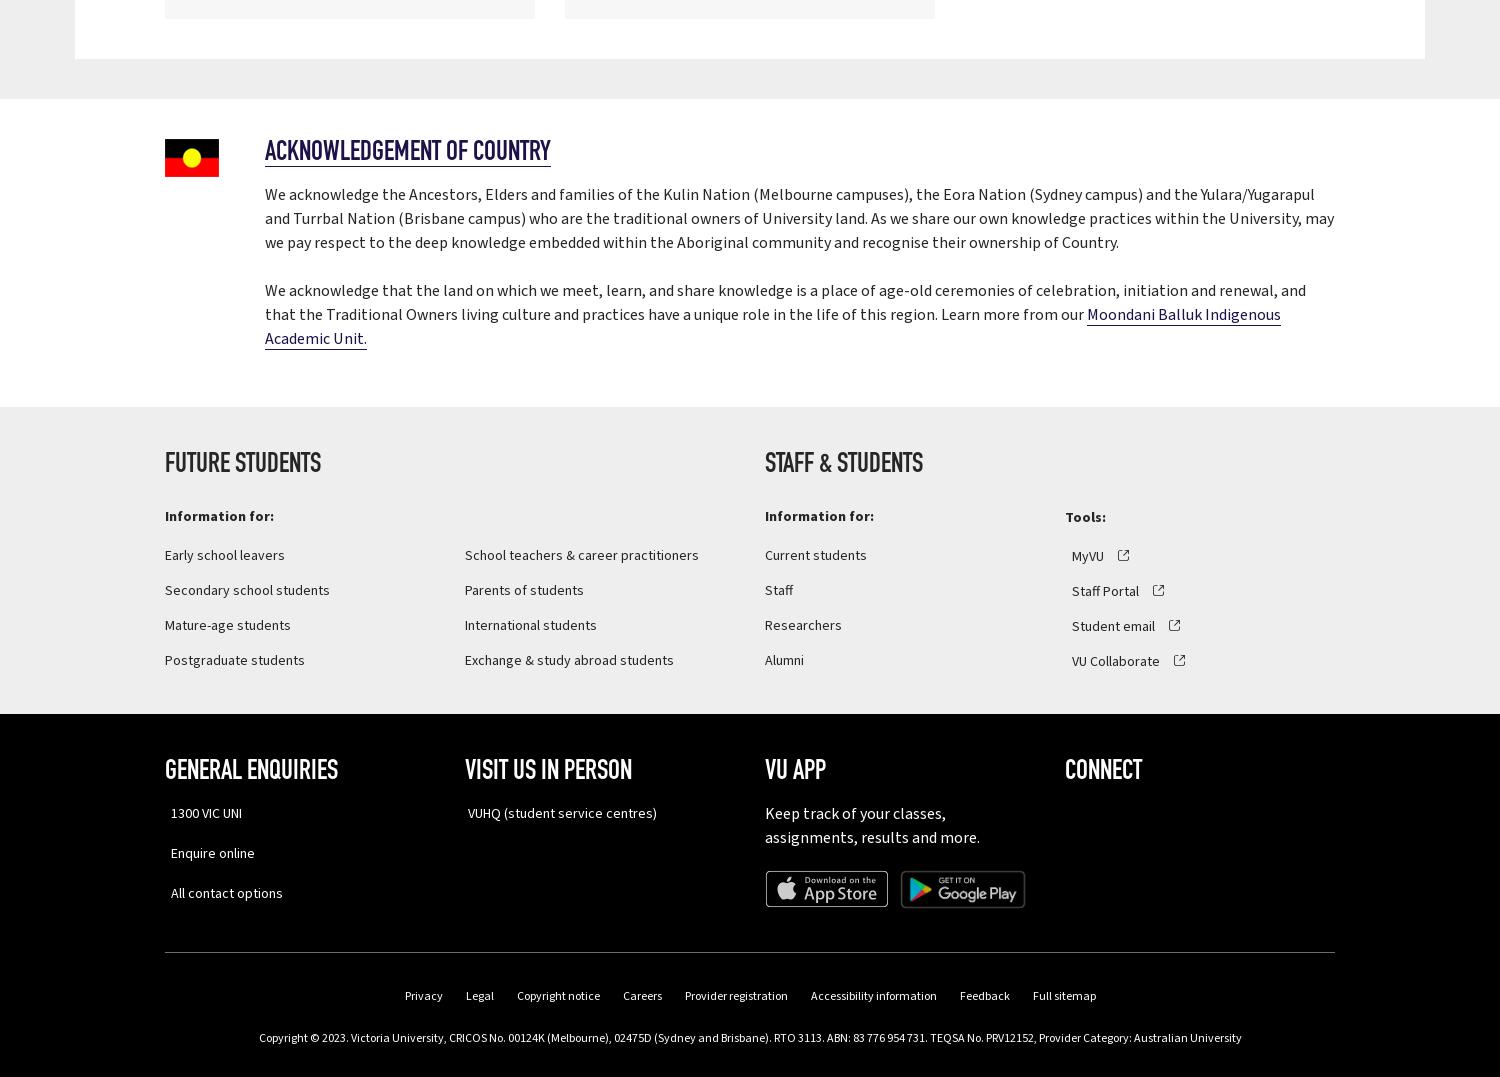  Describe the element at coordinates (165, 851) in the screenshot. I see `'Enquire online'` at that location.